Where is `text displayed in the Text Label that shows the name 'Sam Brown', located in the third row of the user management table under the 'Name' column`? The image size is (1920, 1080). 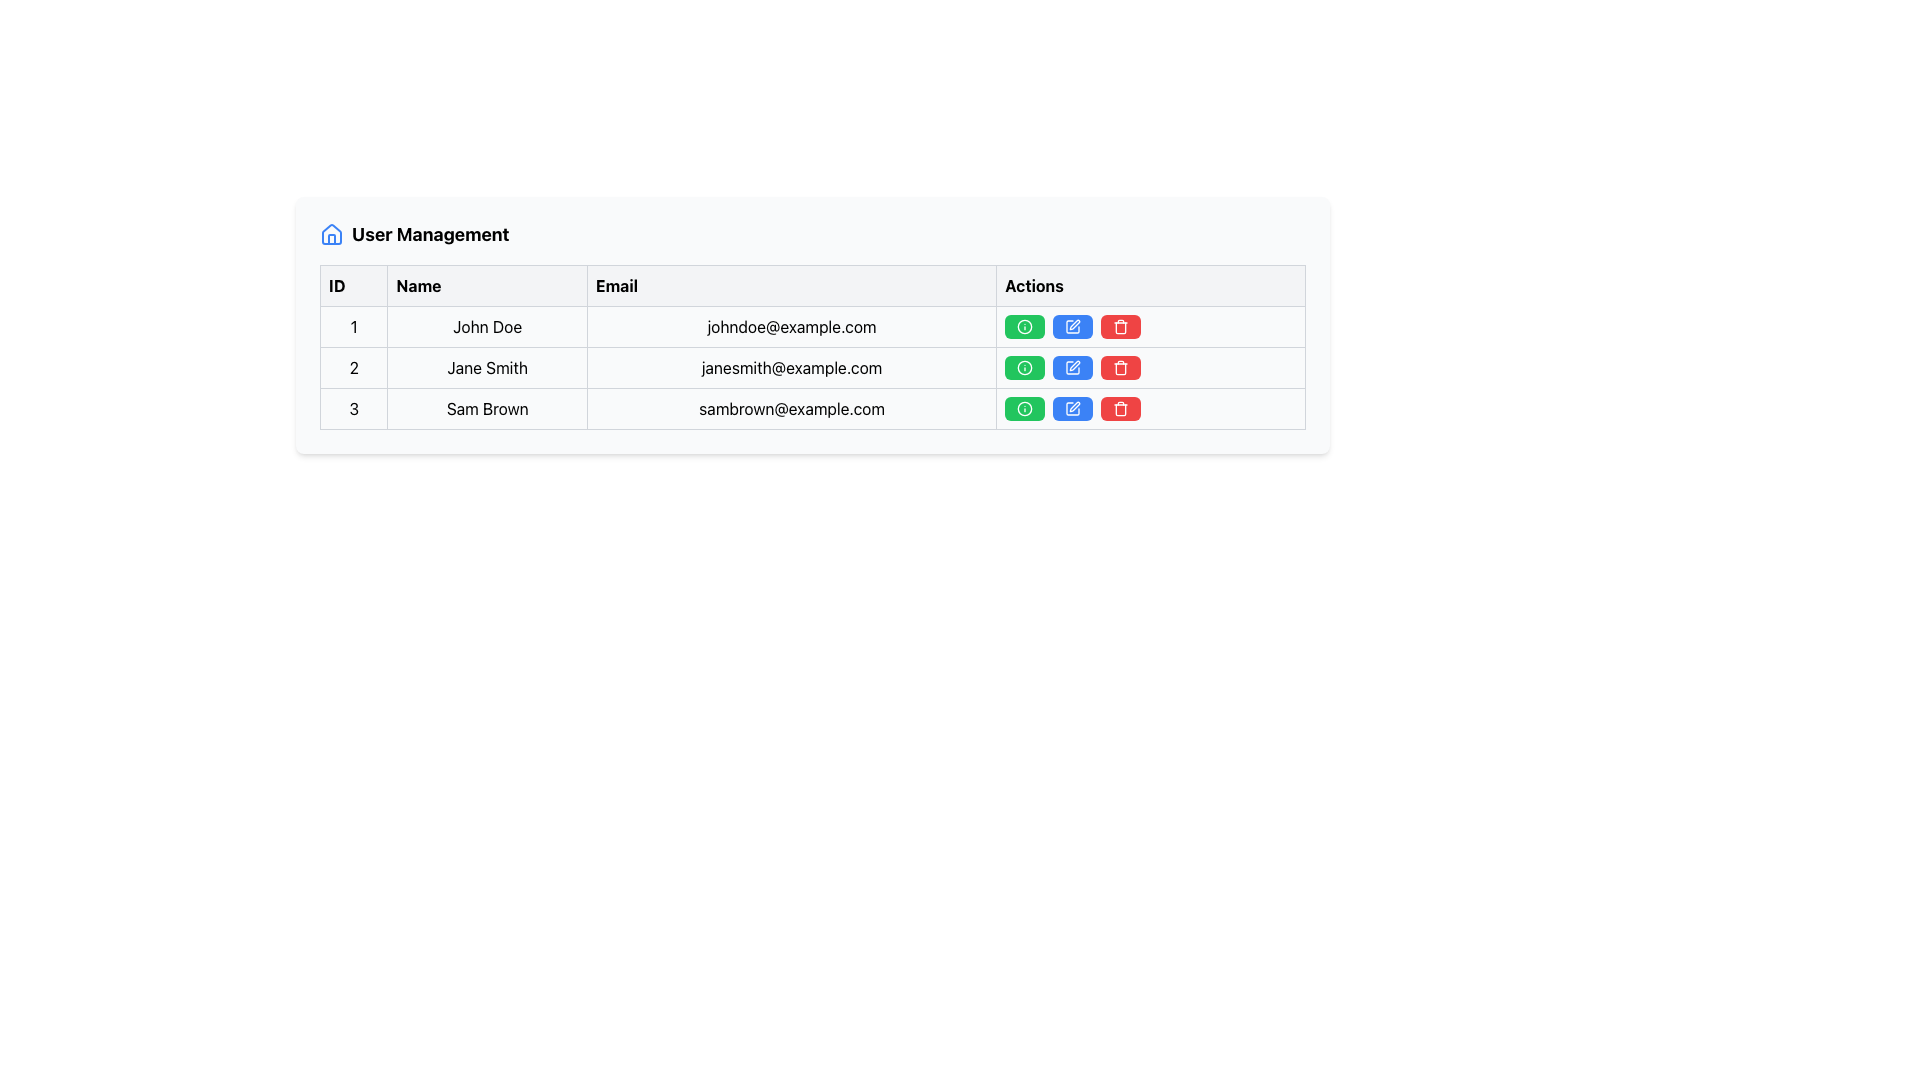 text displayed in the Text Label that shows the name 'Sam Brown', located in the third row of the user management table under the 'Name' column is located at coordinates (487, 407).